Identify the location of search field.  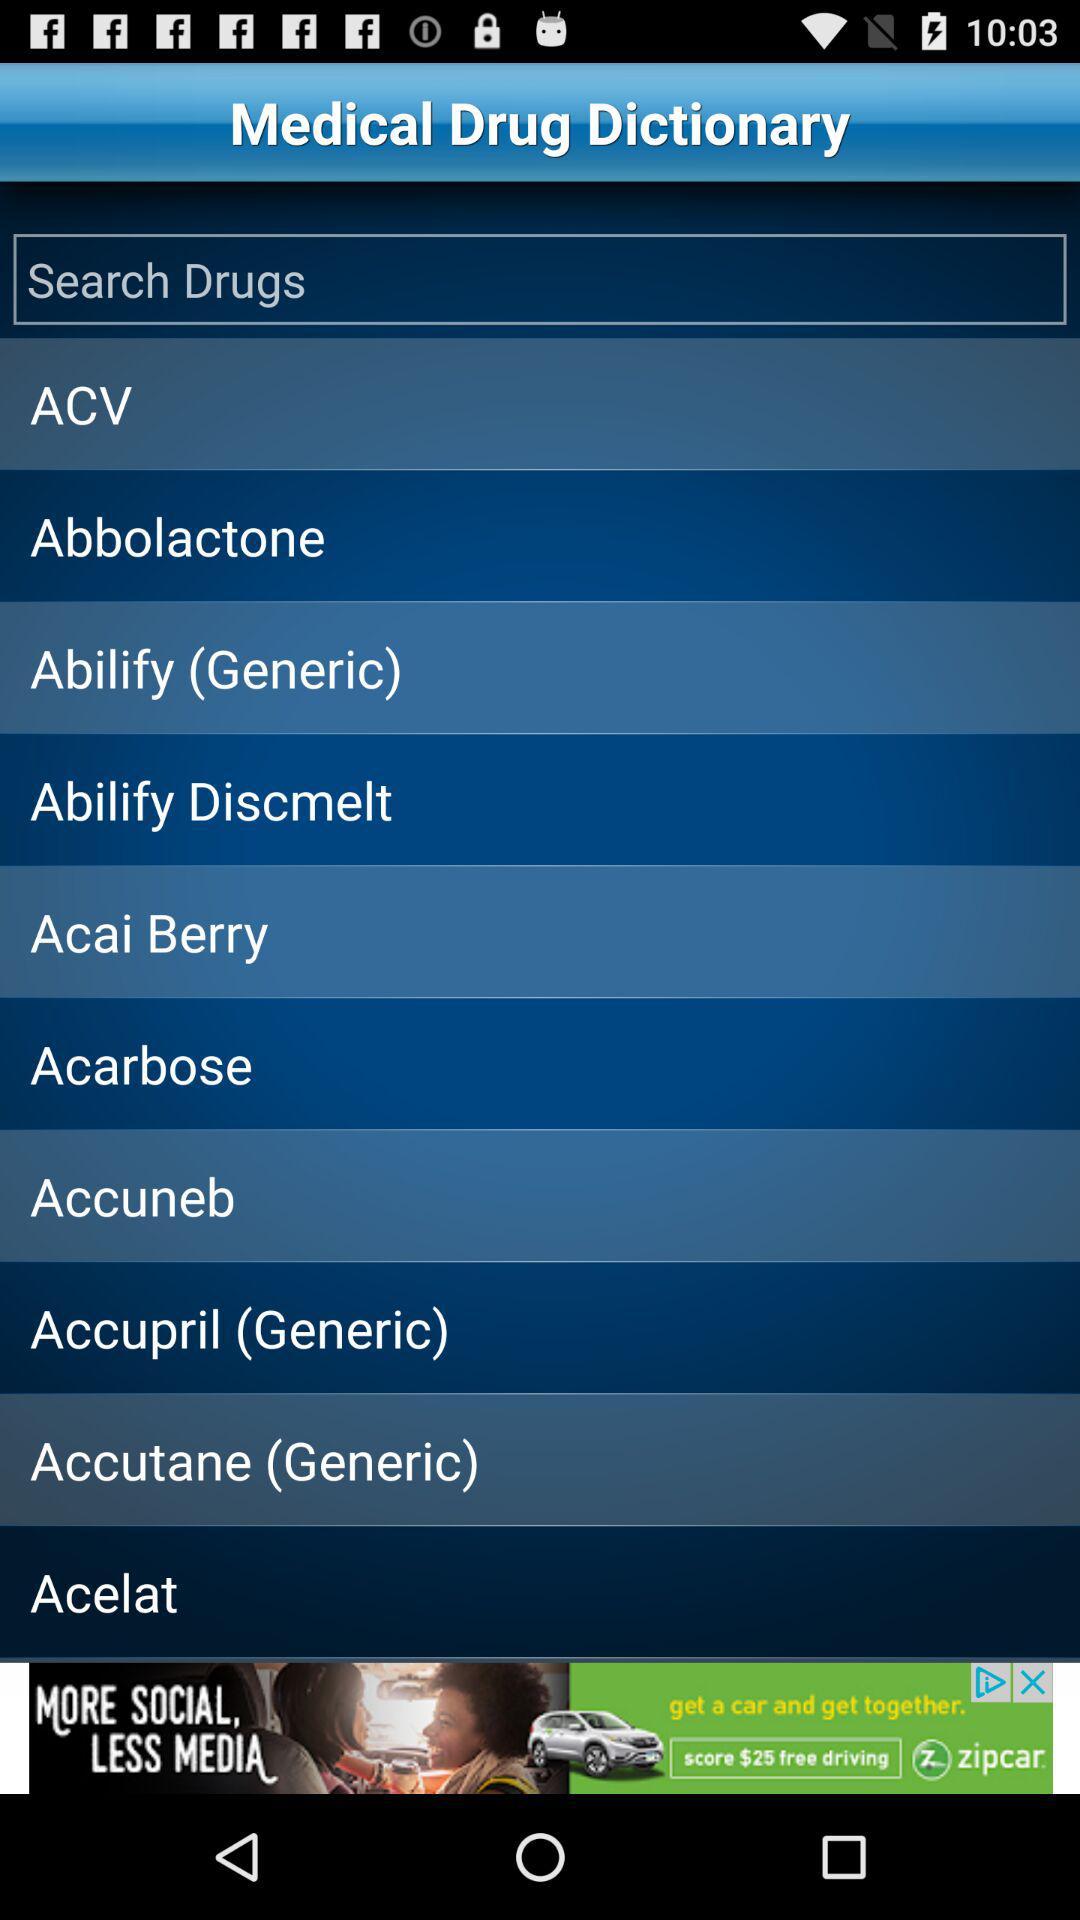
(540, 278).